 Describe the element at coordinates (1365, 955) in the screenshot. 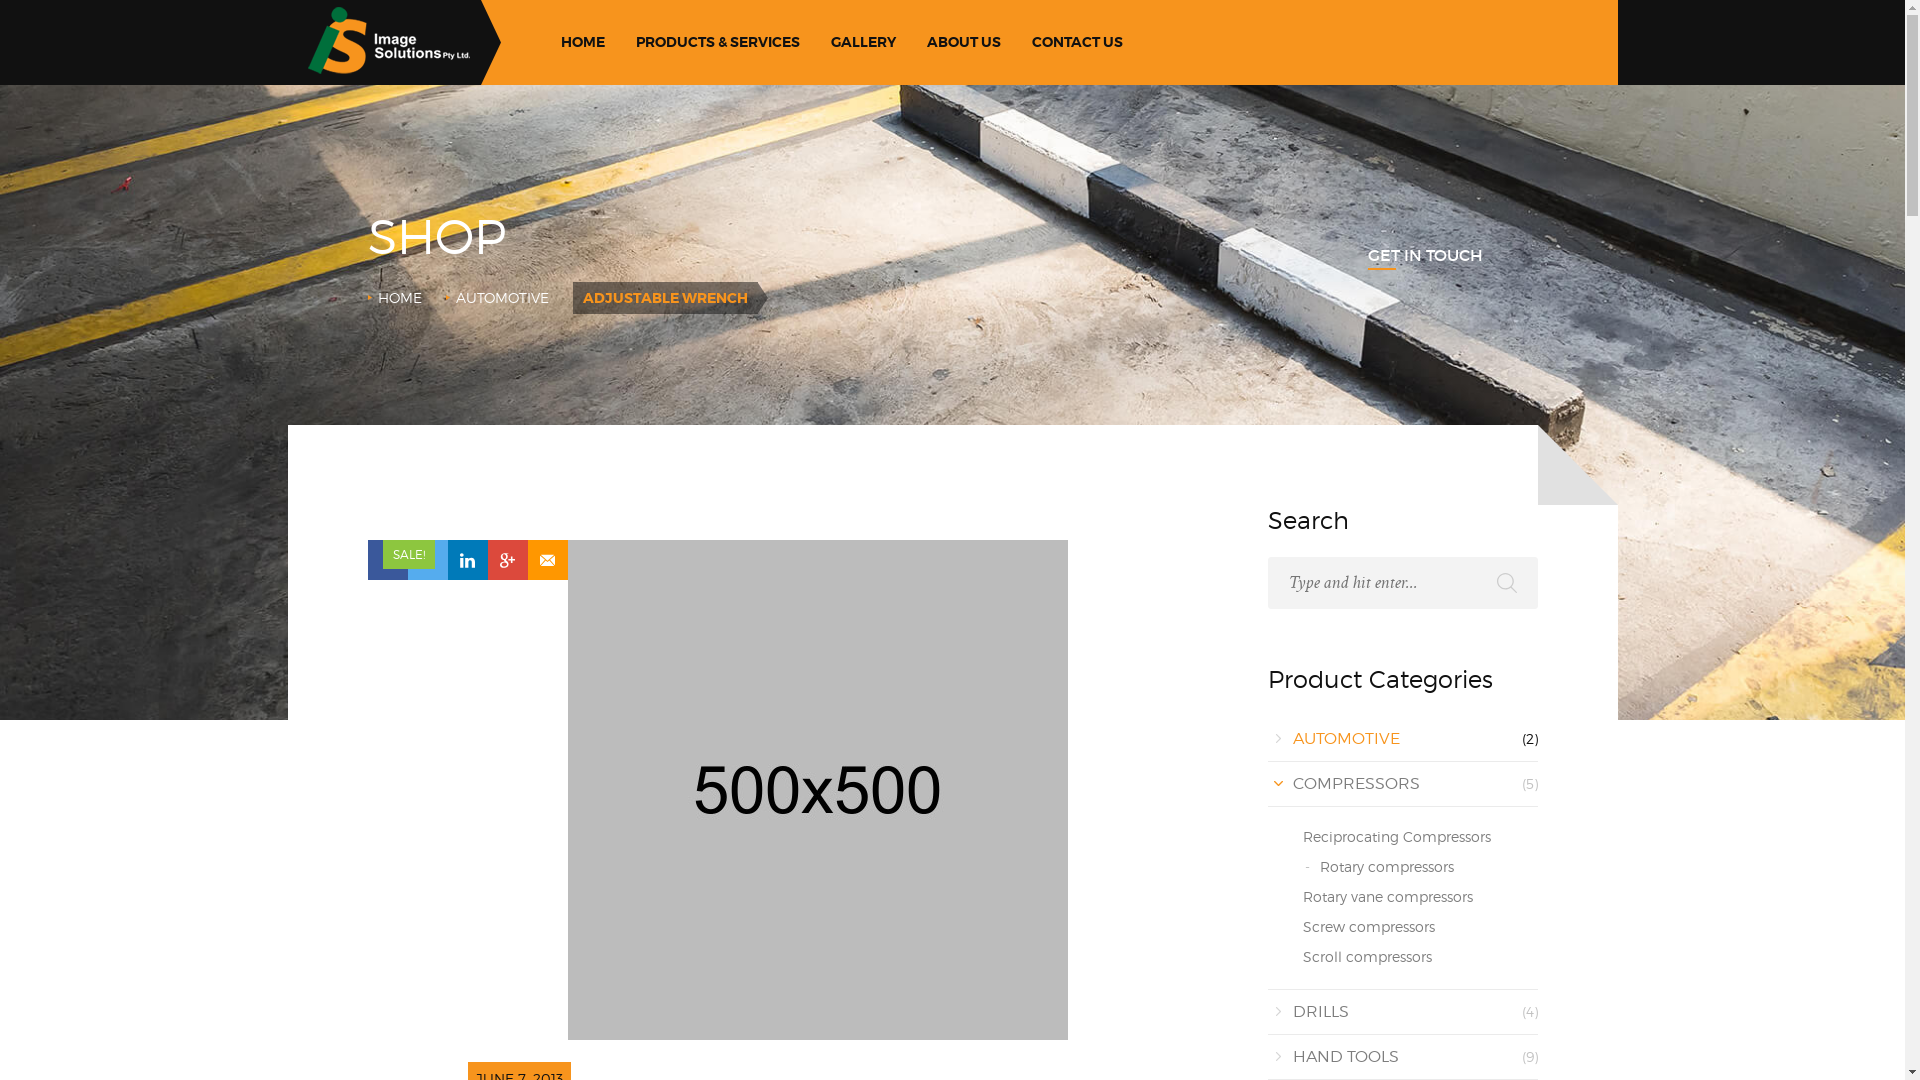

I see `'Scroll compressors'` at that location.